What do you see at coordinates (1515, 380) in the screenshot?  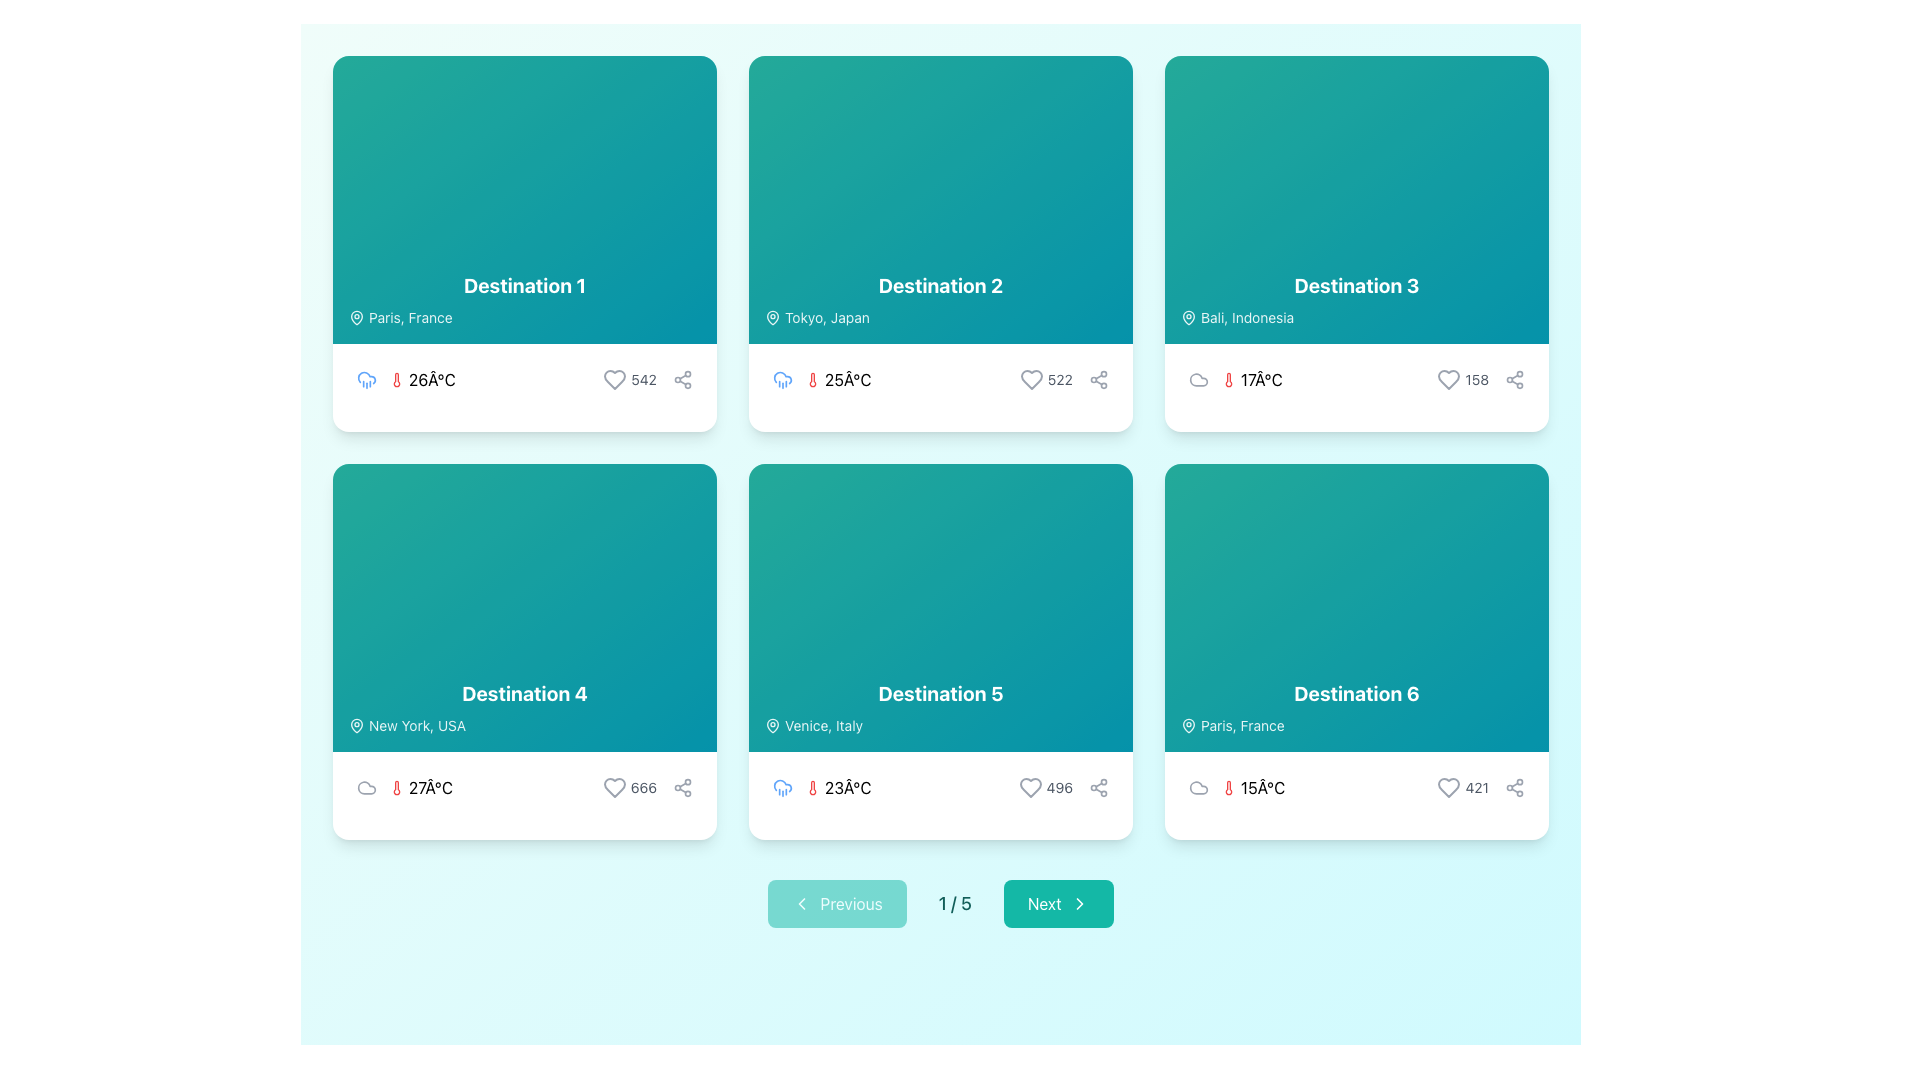 I see `the IconButton resembling a share symbol located in the bottom-right section of the card labeled 'Destination 3'` at bounding box center [1515, 380].